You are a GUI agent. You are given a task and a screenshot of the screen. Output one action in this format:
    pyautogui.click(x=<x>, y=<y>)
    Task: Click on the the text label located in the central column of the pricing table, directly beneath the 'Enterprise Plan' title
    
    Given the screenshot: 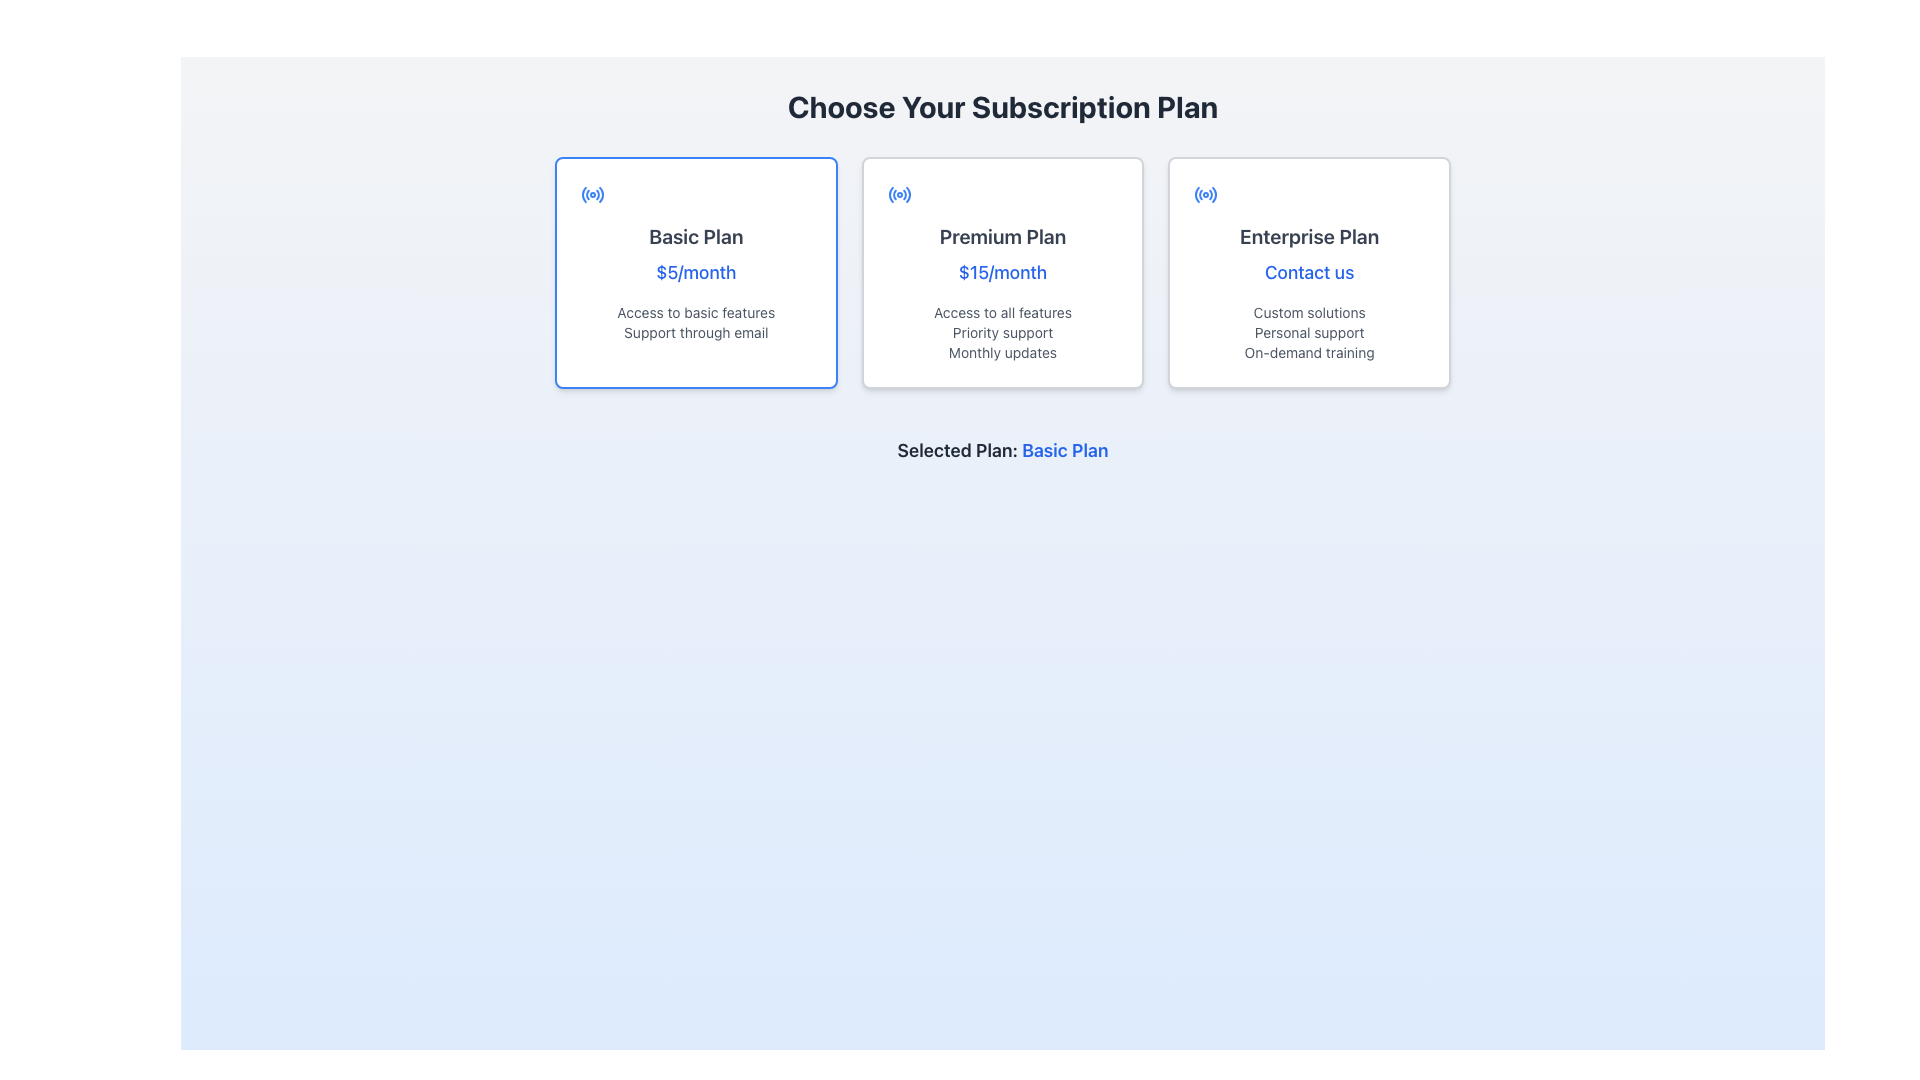 What is the action you would take?
    pyautogui.click(x=1309, y=273)
    